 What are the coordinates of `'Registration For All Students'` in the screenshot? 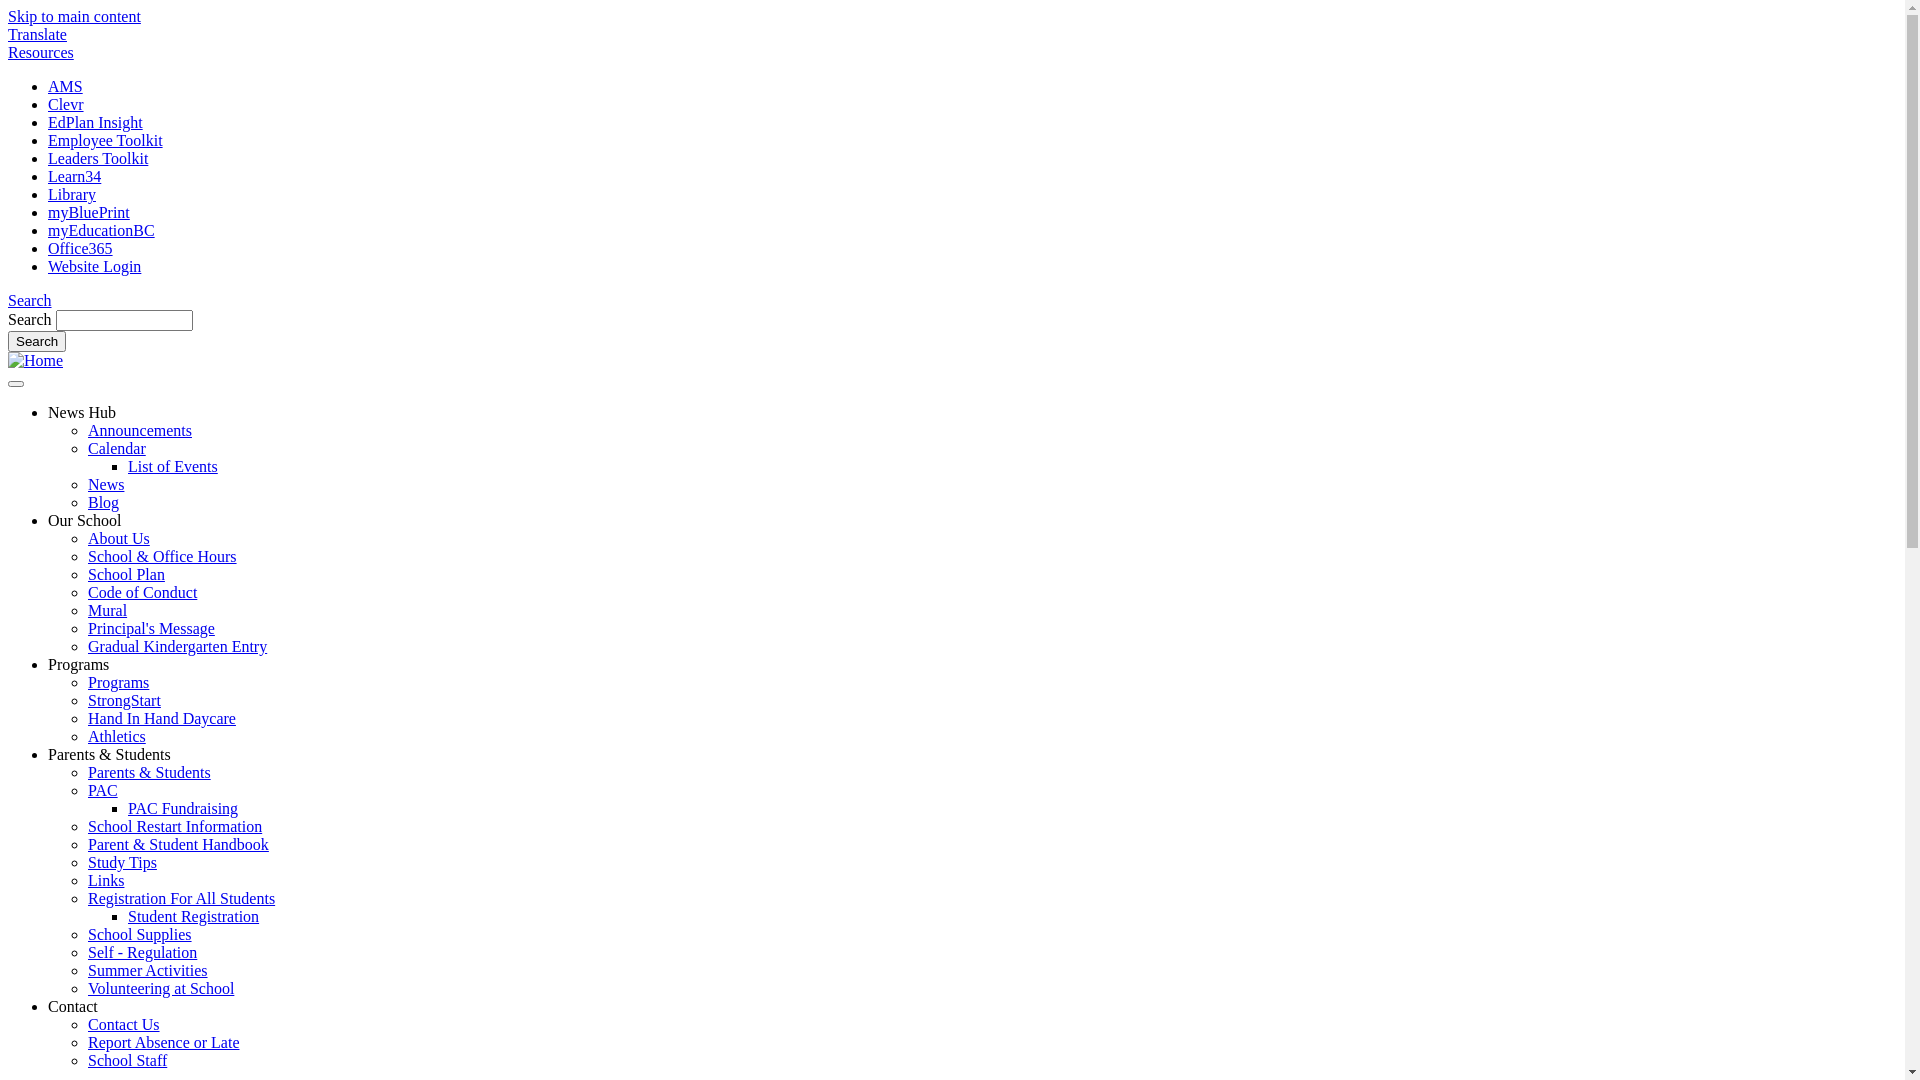 It's located at (181, 897).